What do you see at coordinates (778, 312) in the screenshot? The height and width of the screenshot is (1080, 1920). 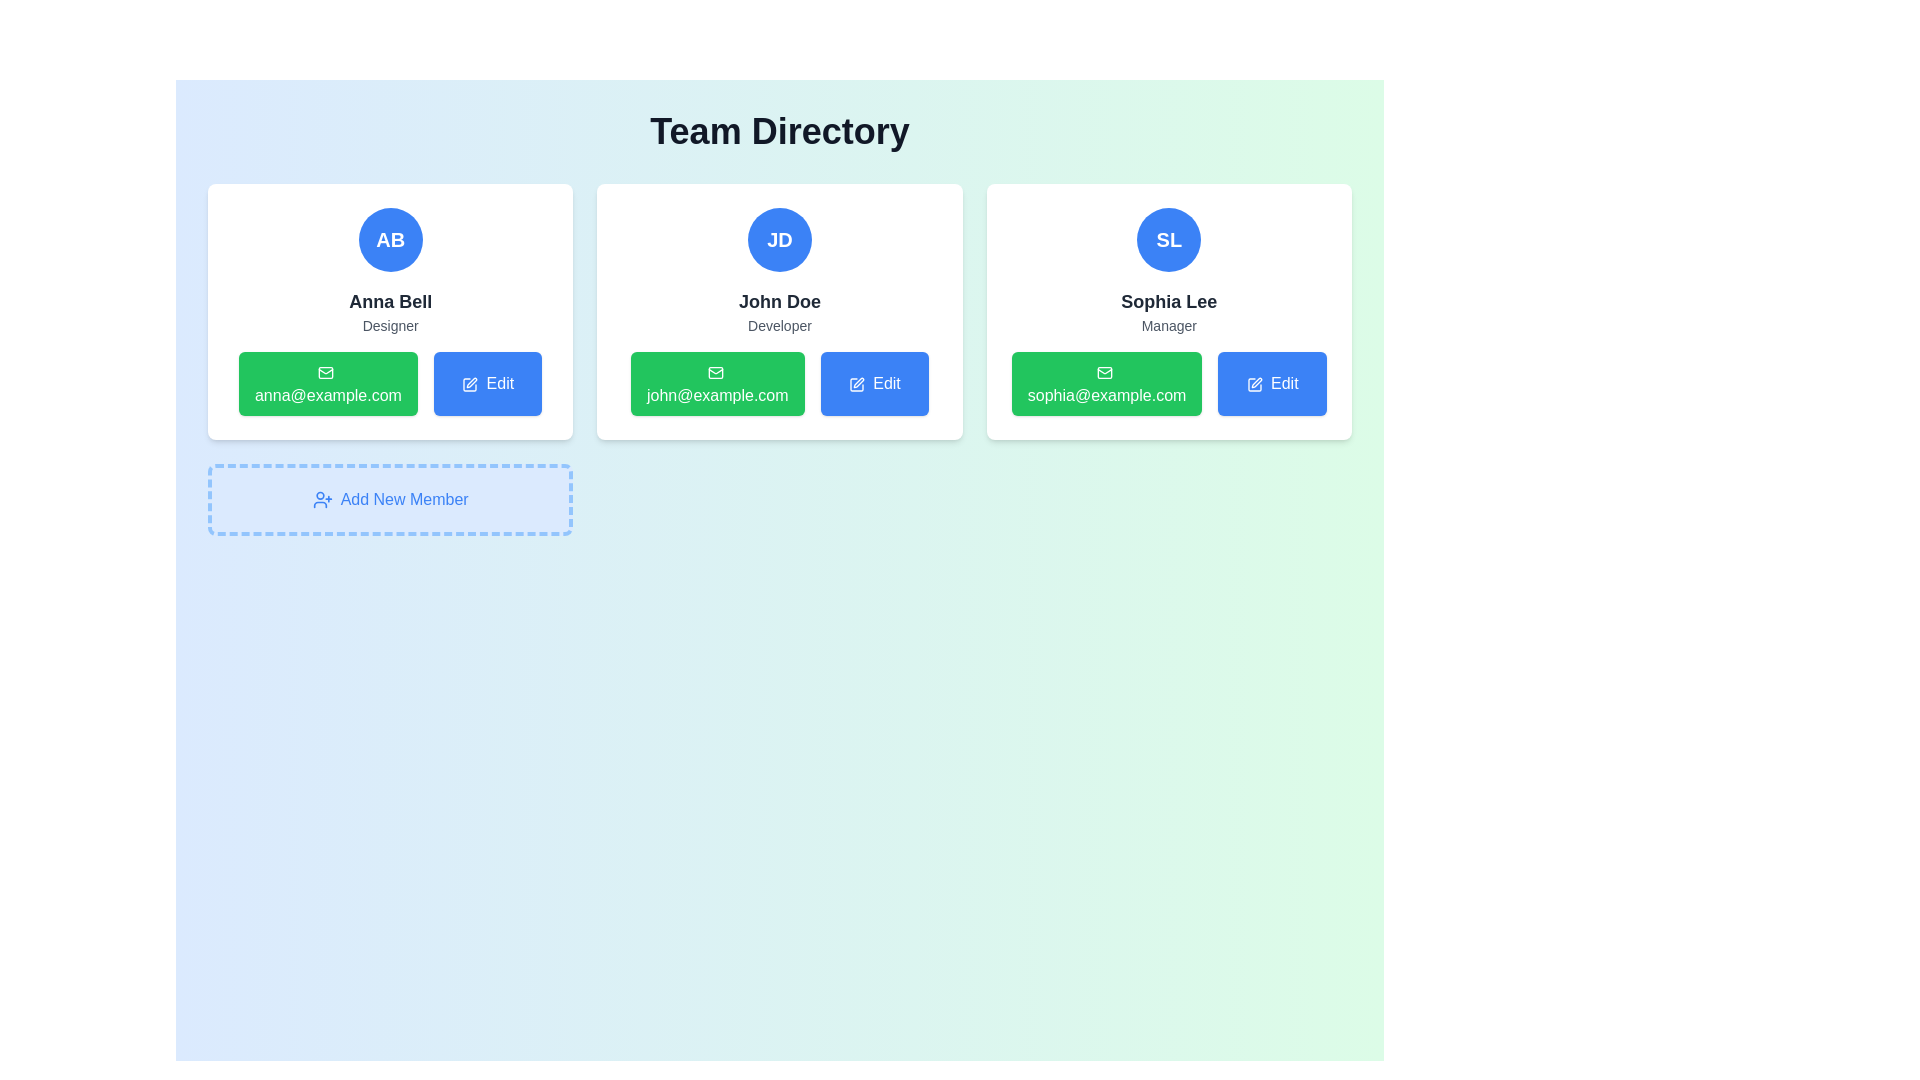 I see `the Text Display element which shows 'John Doe' and 'Developer', located in the middle card under the blue circular avatar with 'JD'` at bounding box center [778, 312].